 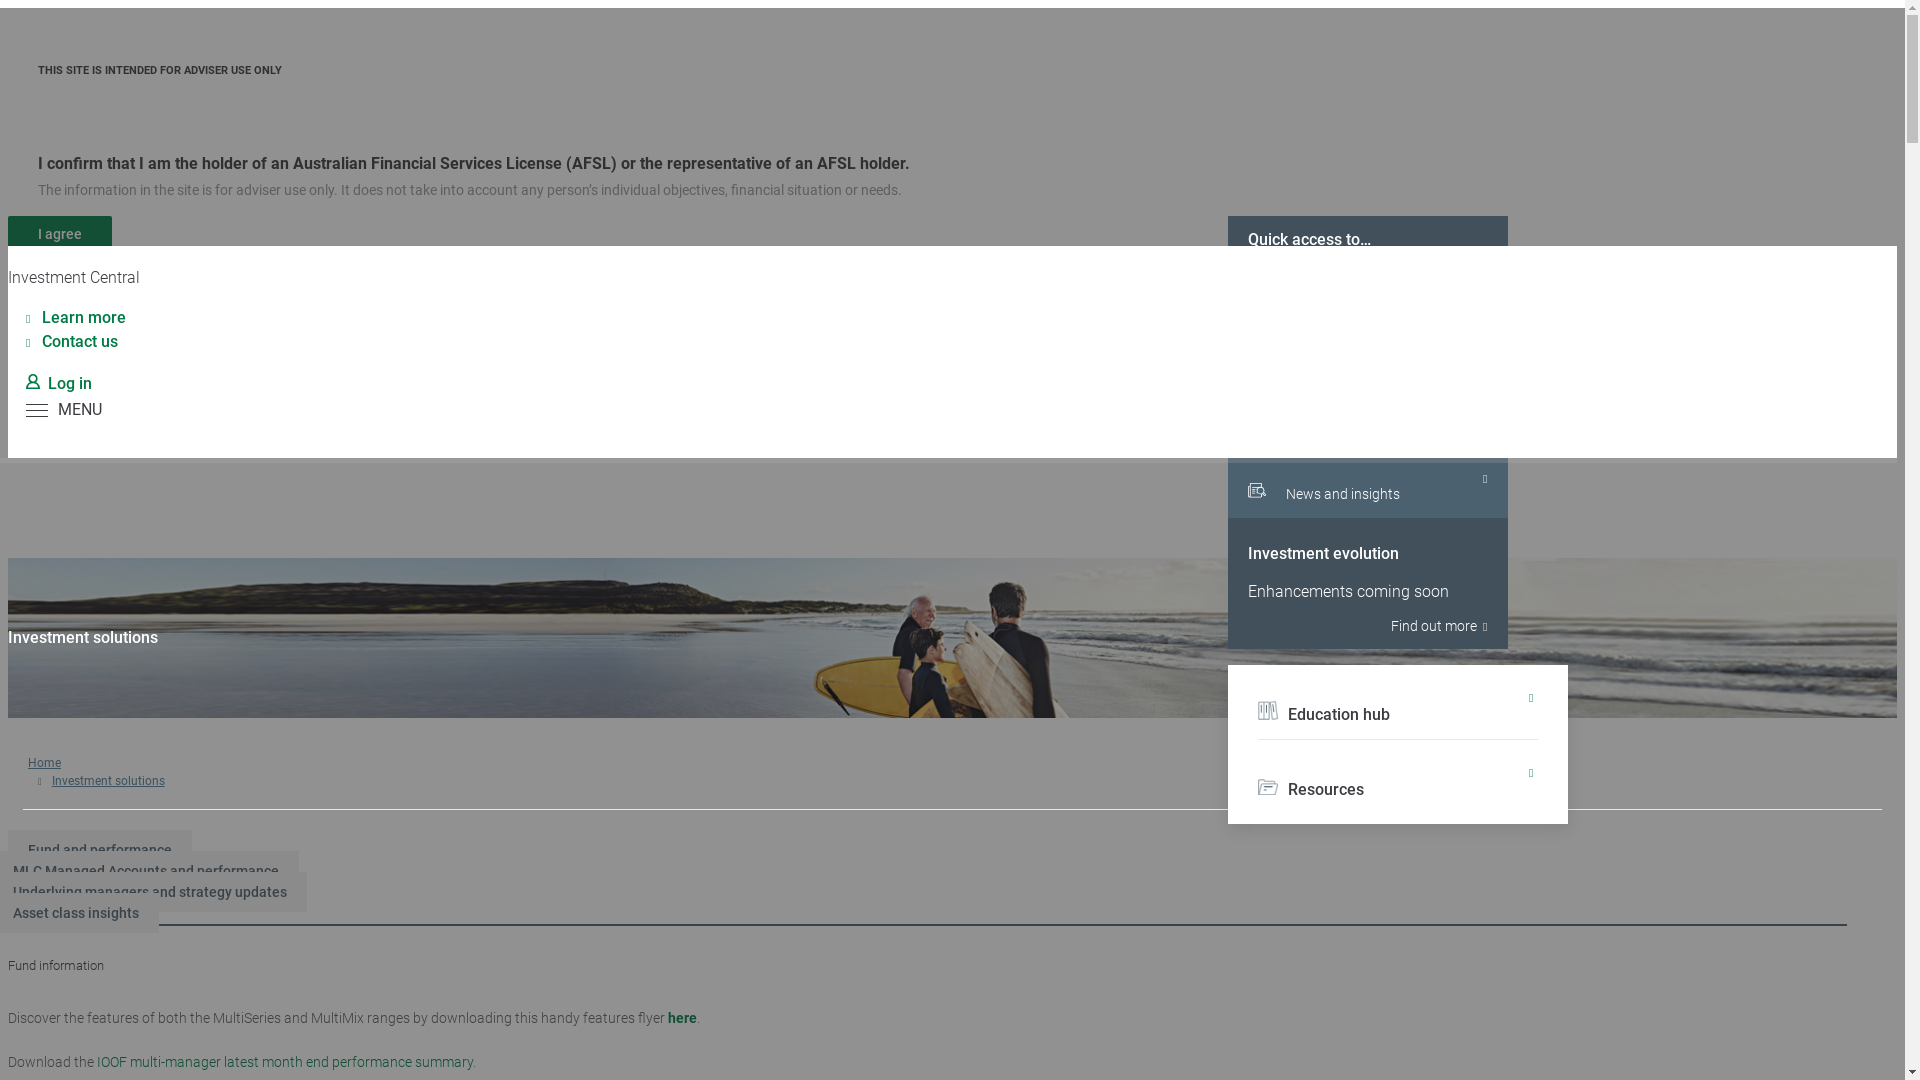 I want to click on 'here', so click(x=667, y=1018).